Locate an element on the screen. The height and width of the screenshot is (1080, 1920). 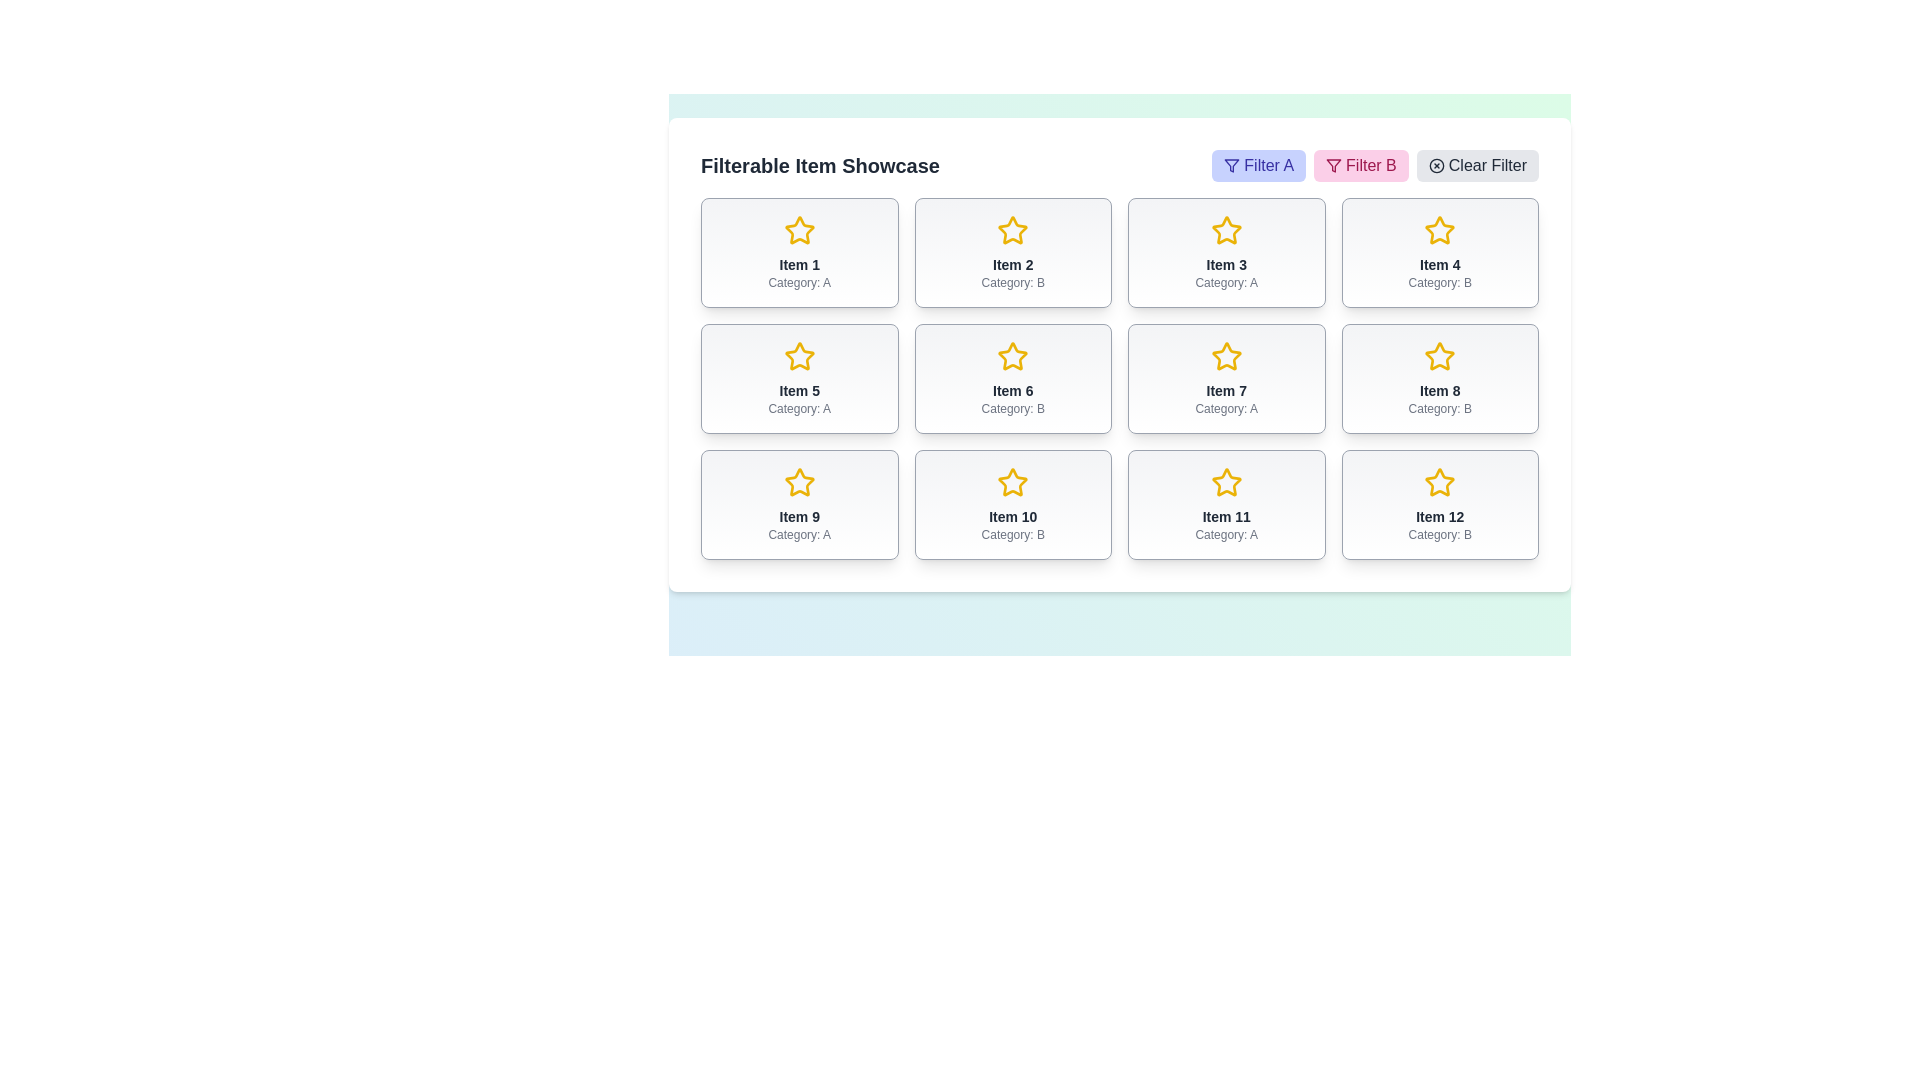
the static text label that identifies 'Item 8', located beneath the star icon and above 'Category: B' is located at coordinates (1440, 390).